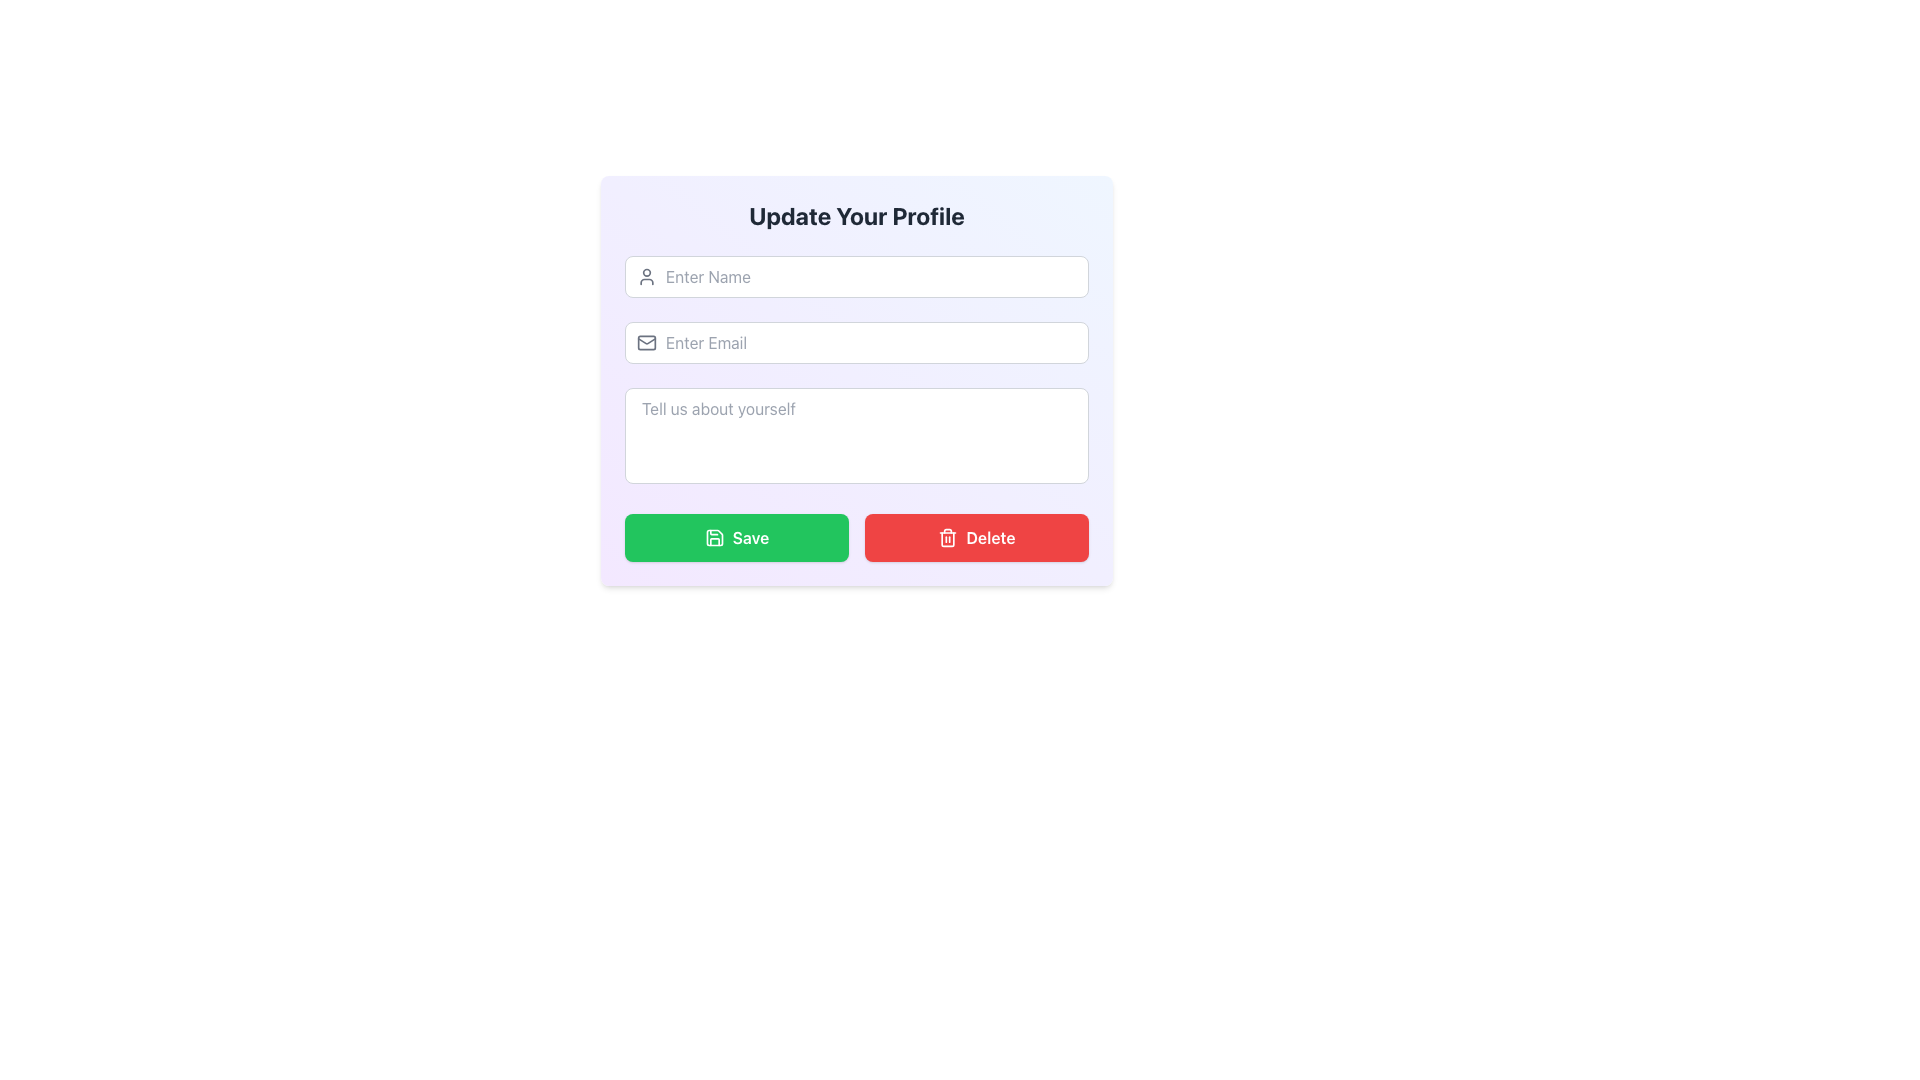 The width and height of the screenshot is (1920, 1080). What do you see at coordinates (857, 216) in the screenshot?
I see `the centered heading element with bold text reading 'Update Your Profile', located at the top of the card interface` at bounding box center [857, 216].